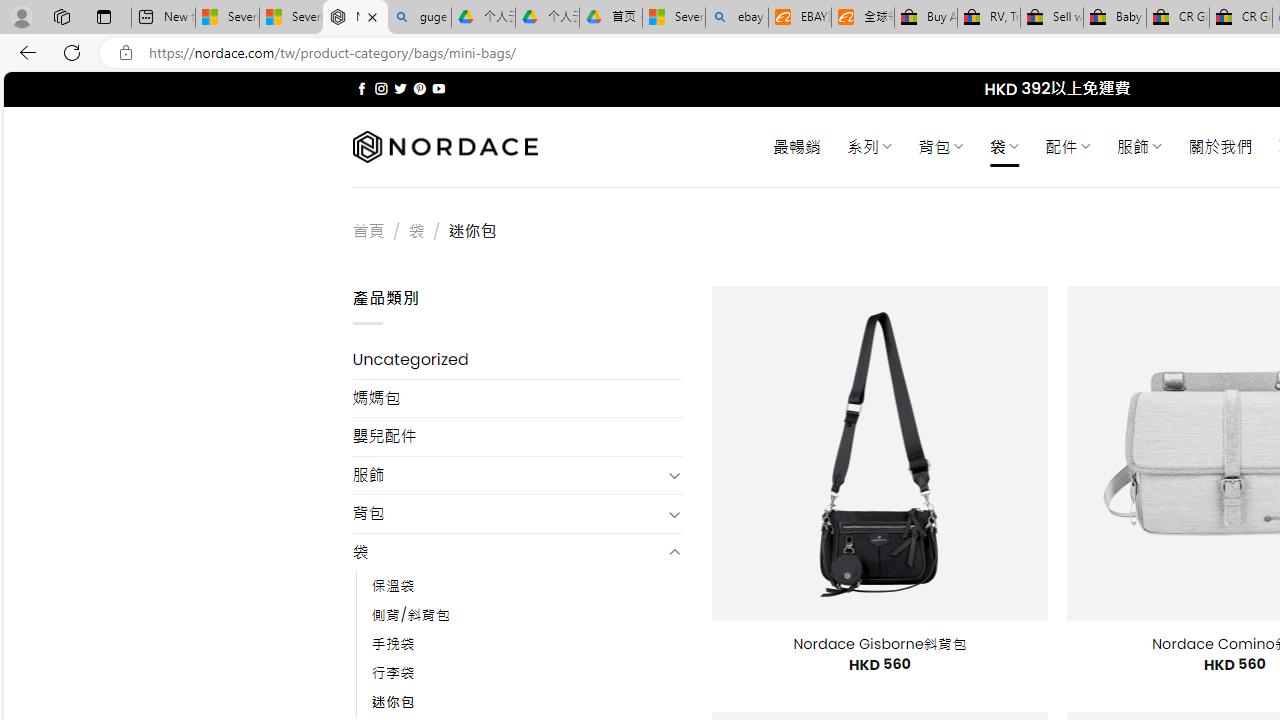 This screenshot has width=1280, height=720. Describe the element at coordinates (362, 88) in the screenshot. I see `'Follow on Facebook'` at that location.